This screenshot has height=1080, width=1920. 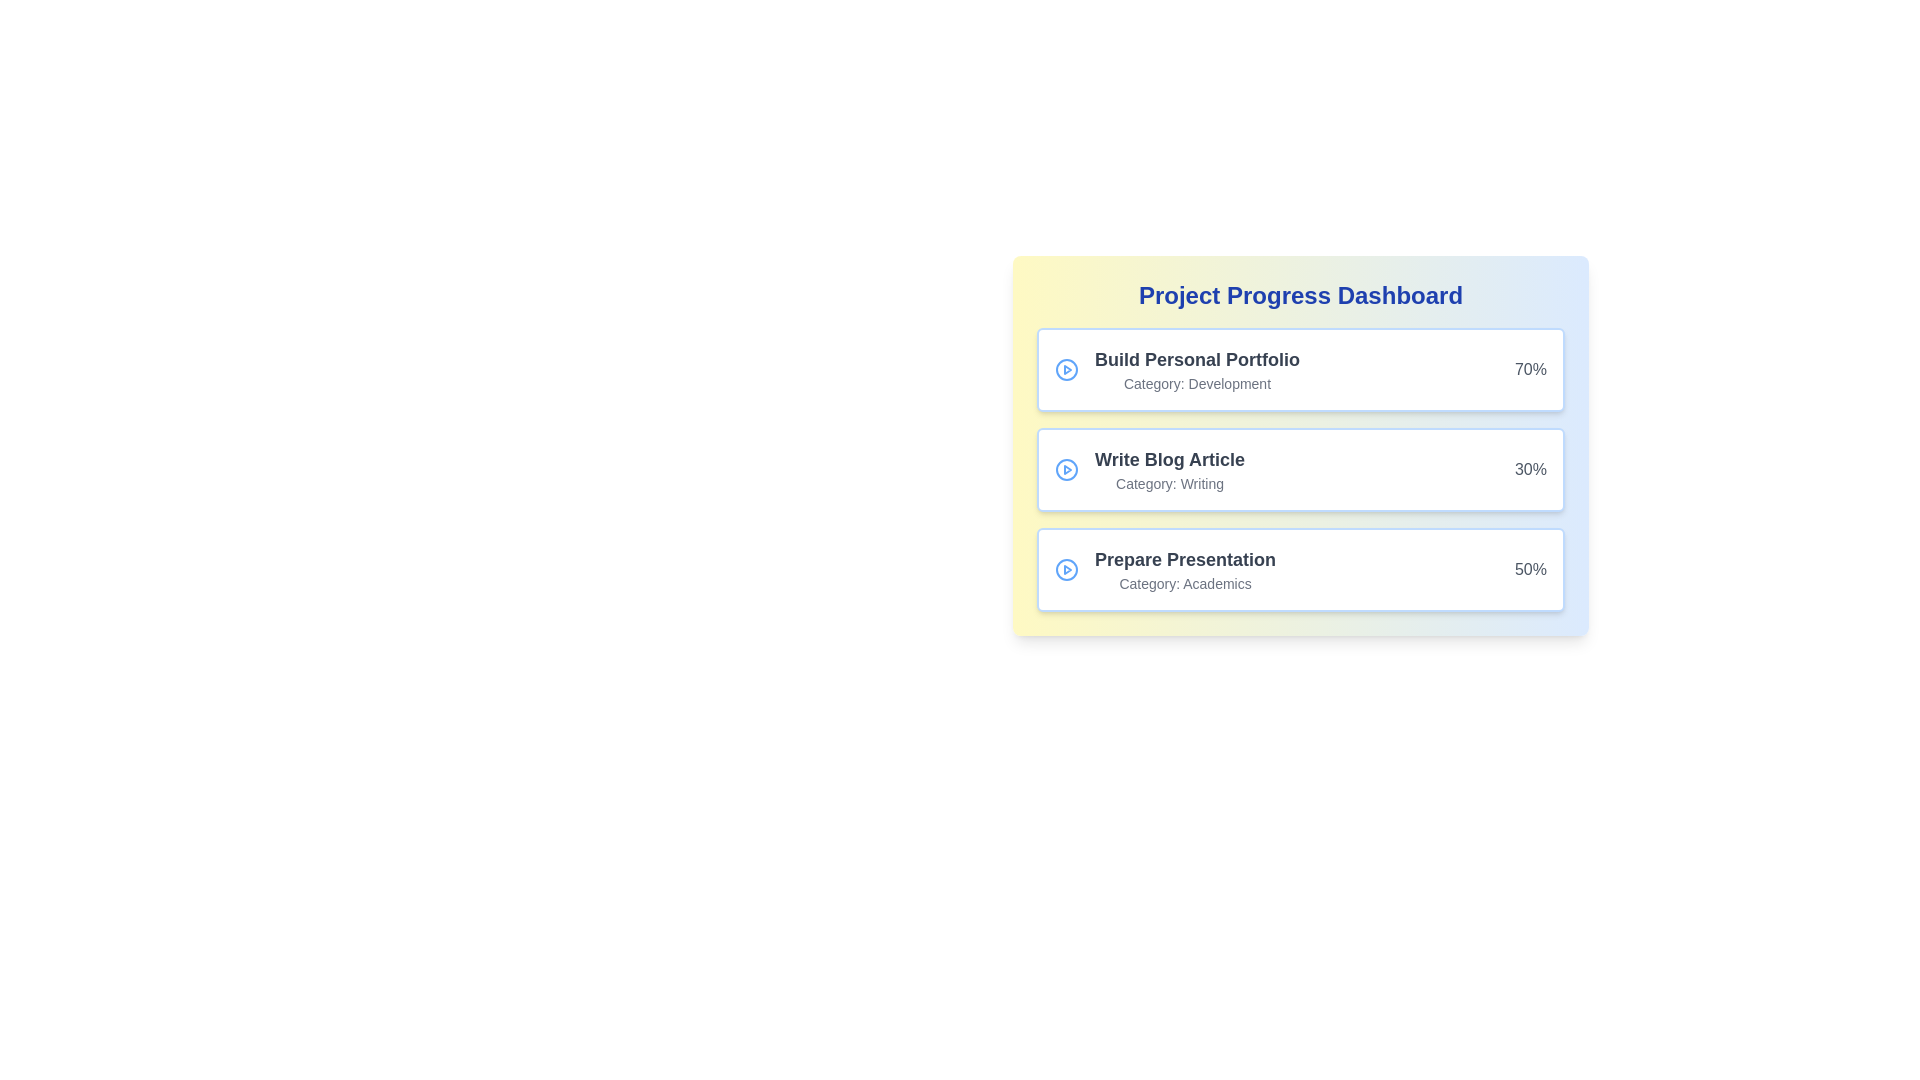 I want to click on displayed task 'Build Personal Portfolio' and its category 'Development' from the Text Display located in the top-left portion of the first card, so click(x=1177, y=370).